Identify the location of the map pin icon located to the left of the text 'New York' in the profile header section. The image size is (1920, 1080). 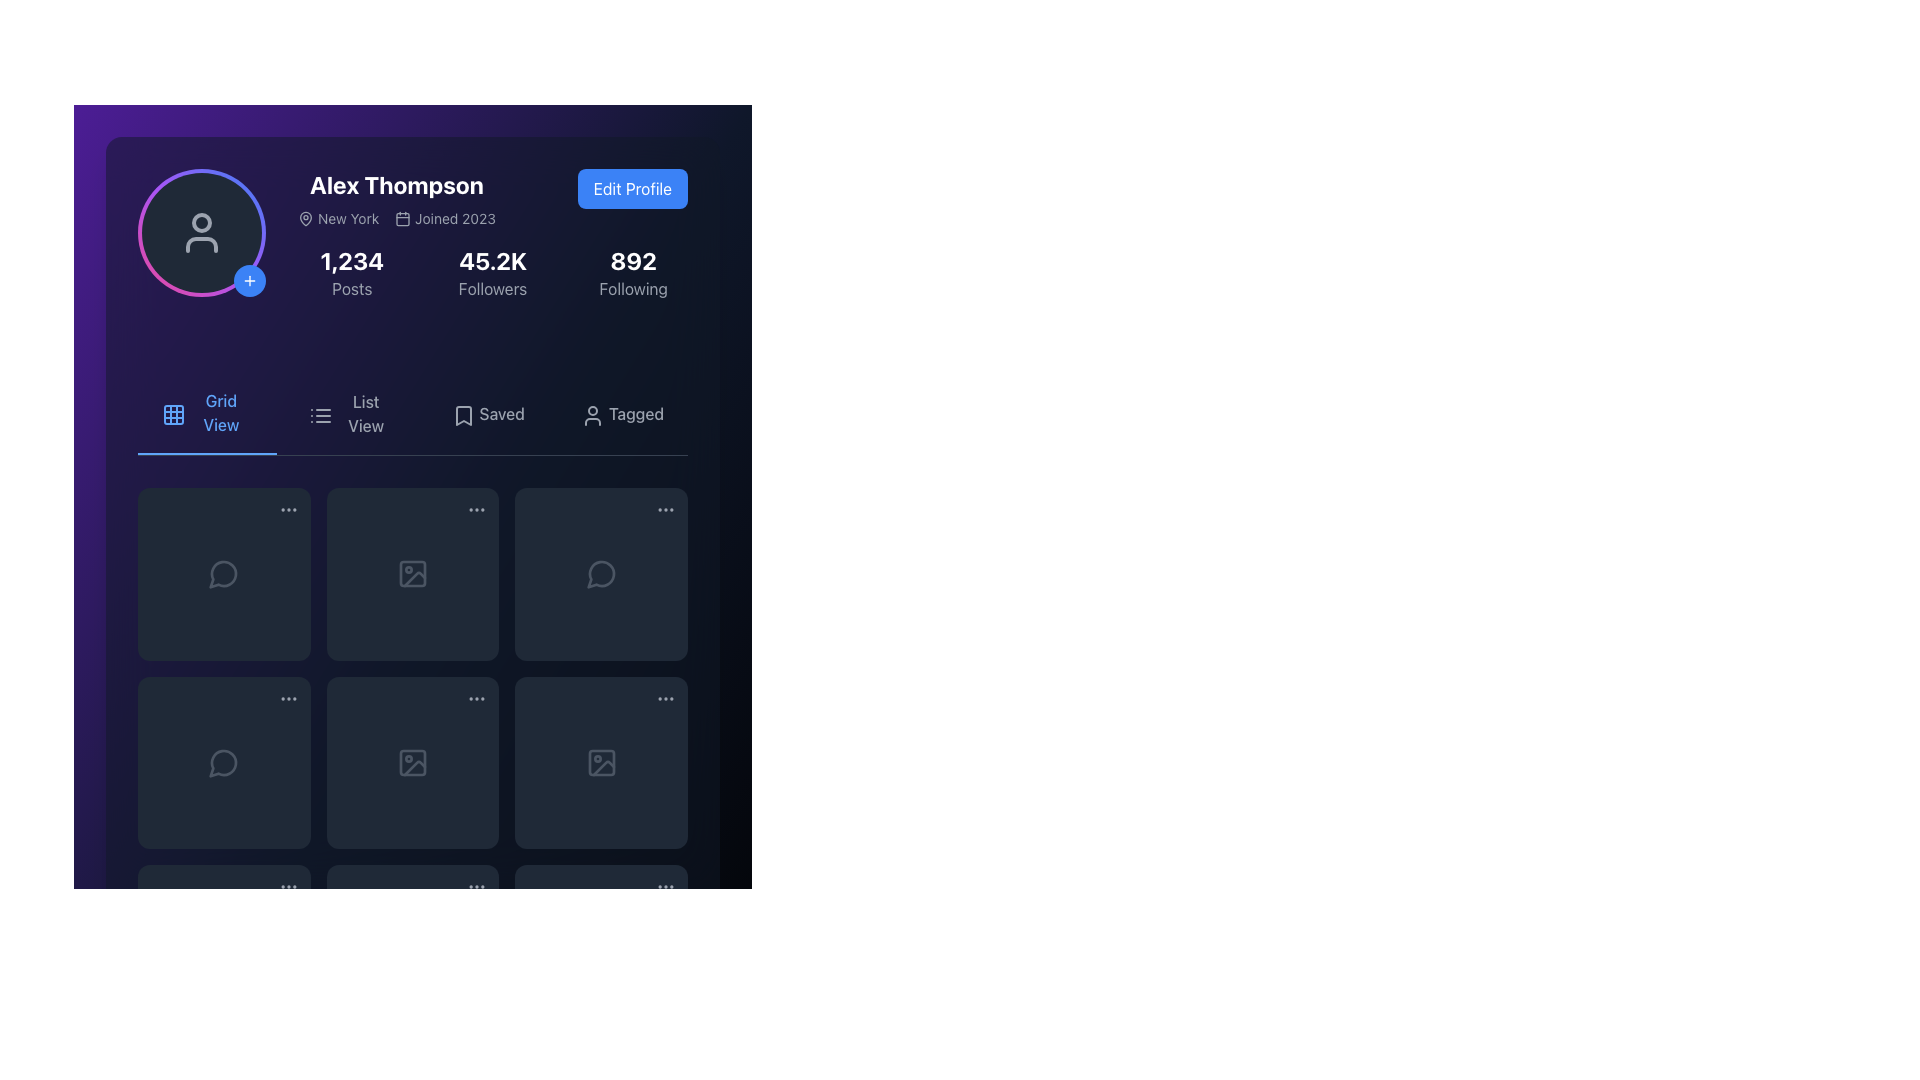
(305, 219).